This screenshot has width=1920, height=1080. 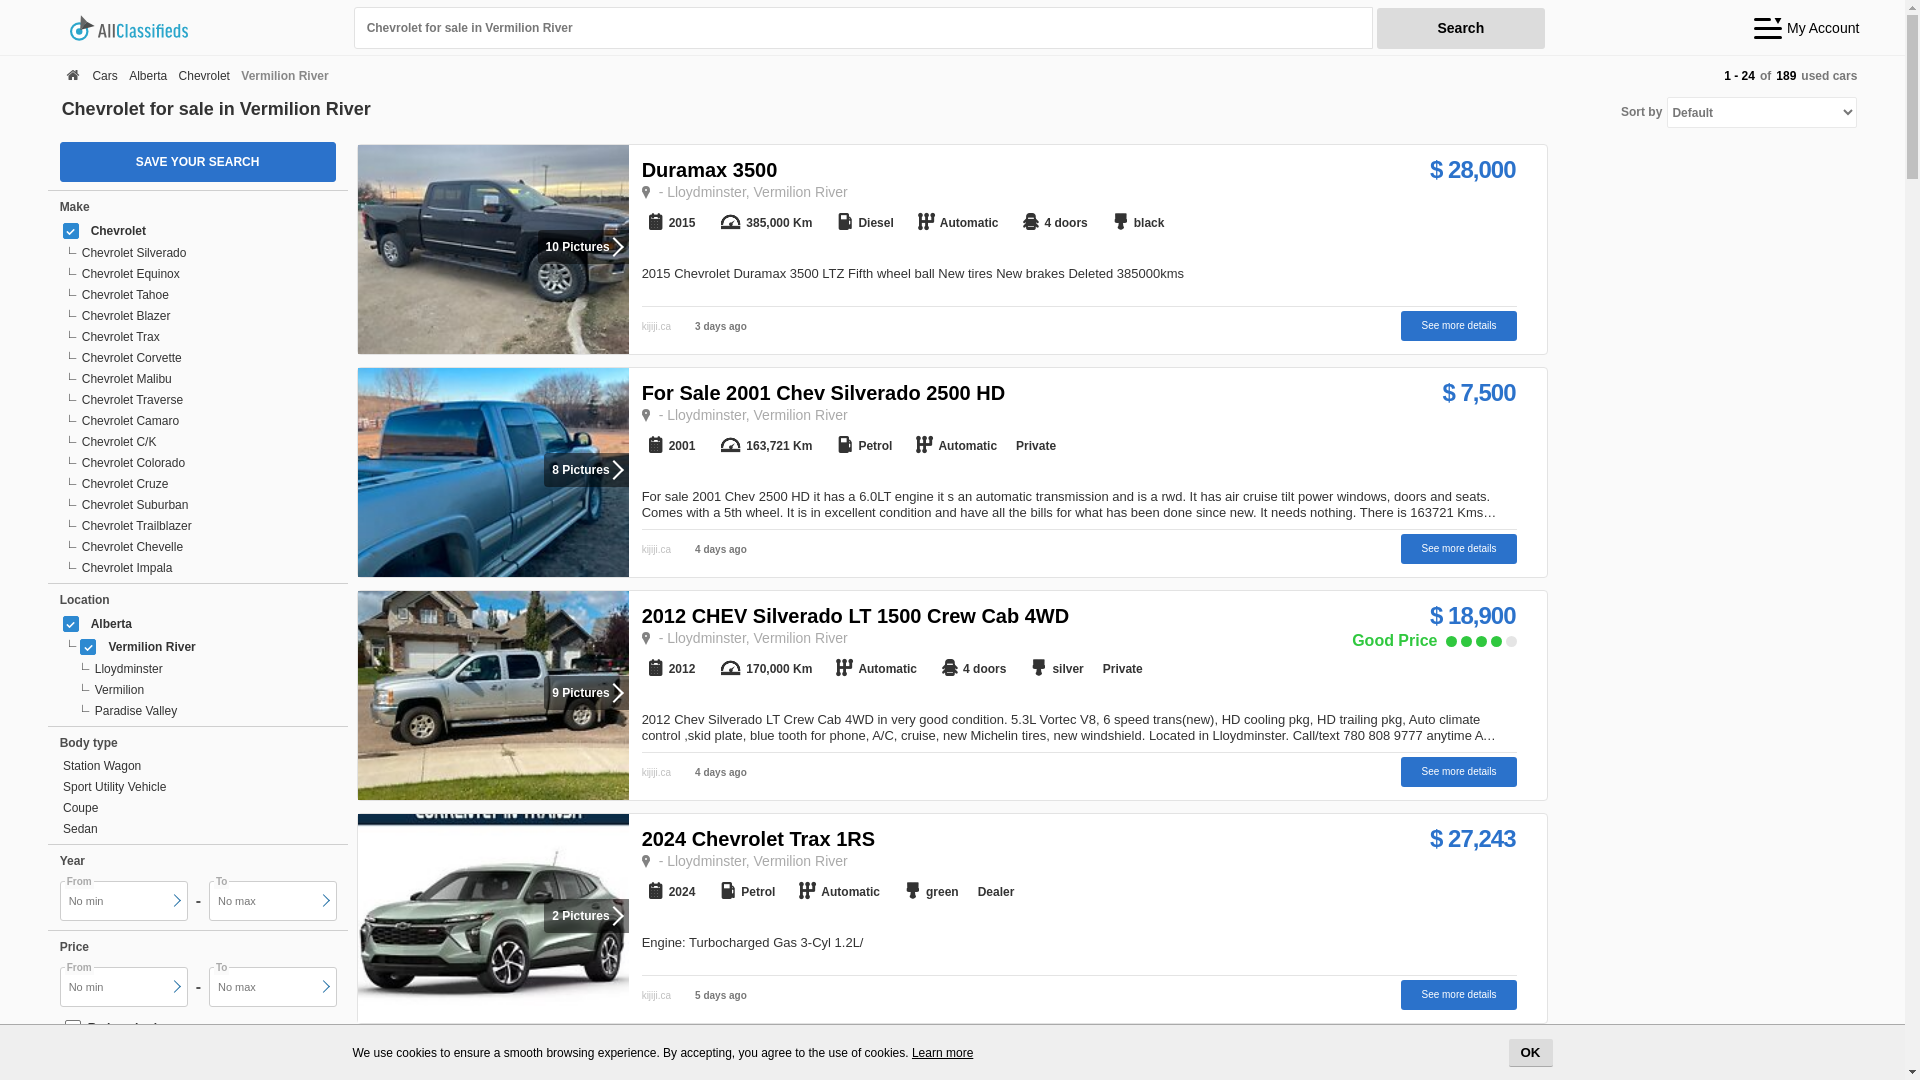 I want to click on 'Chevrolet', so click(x=204, y=75).